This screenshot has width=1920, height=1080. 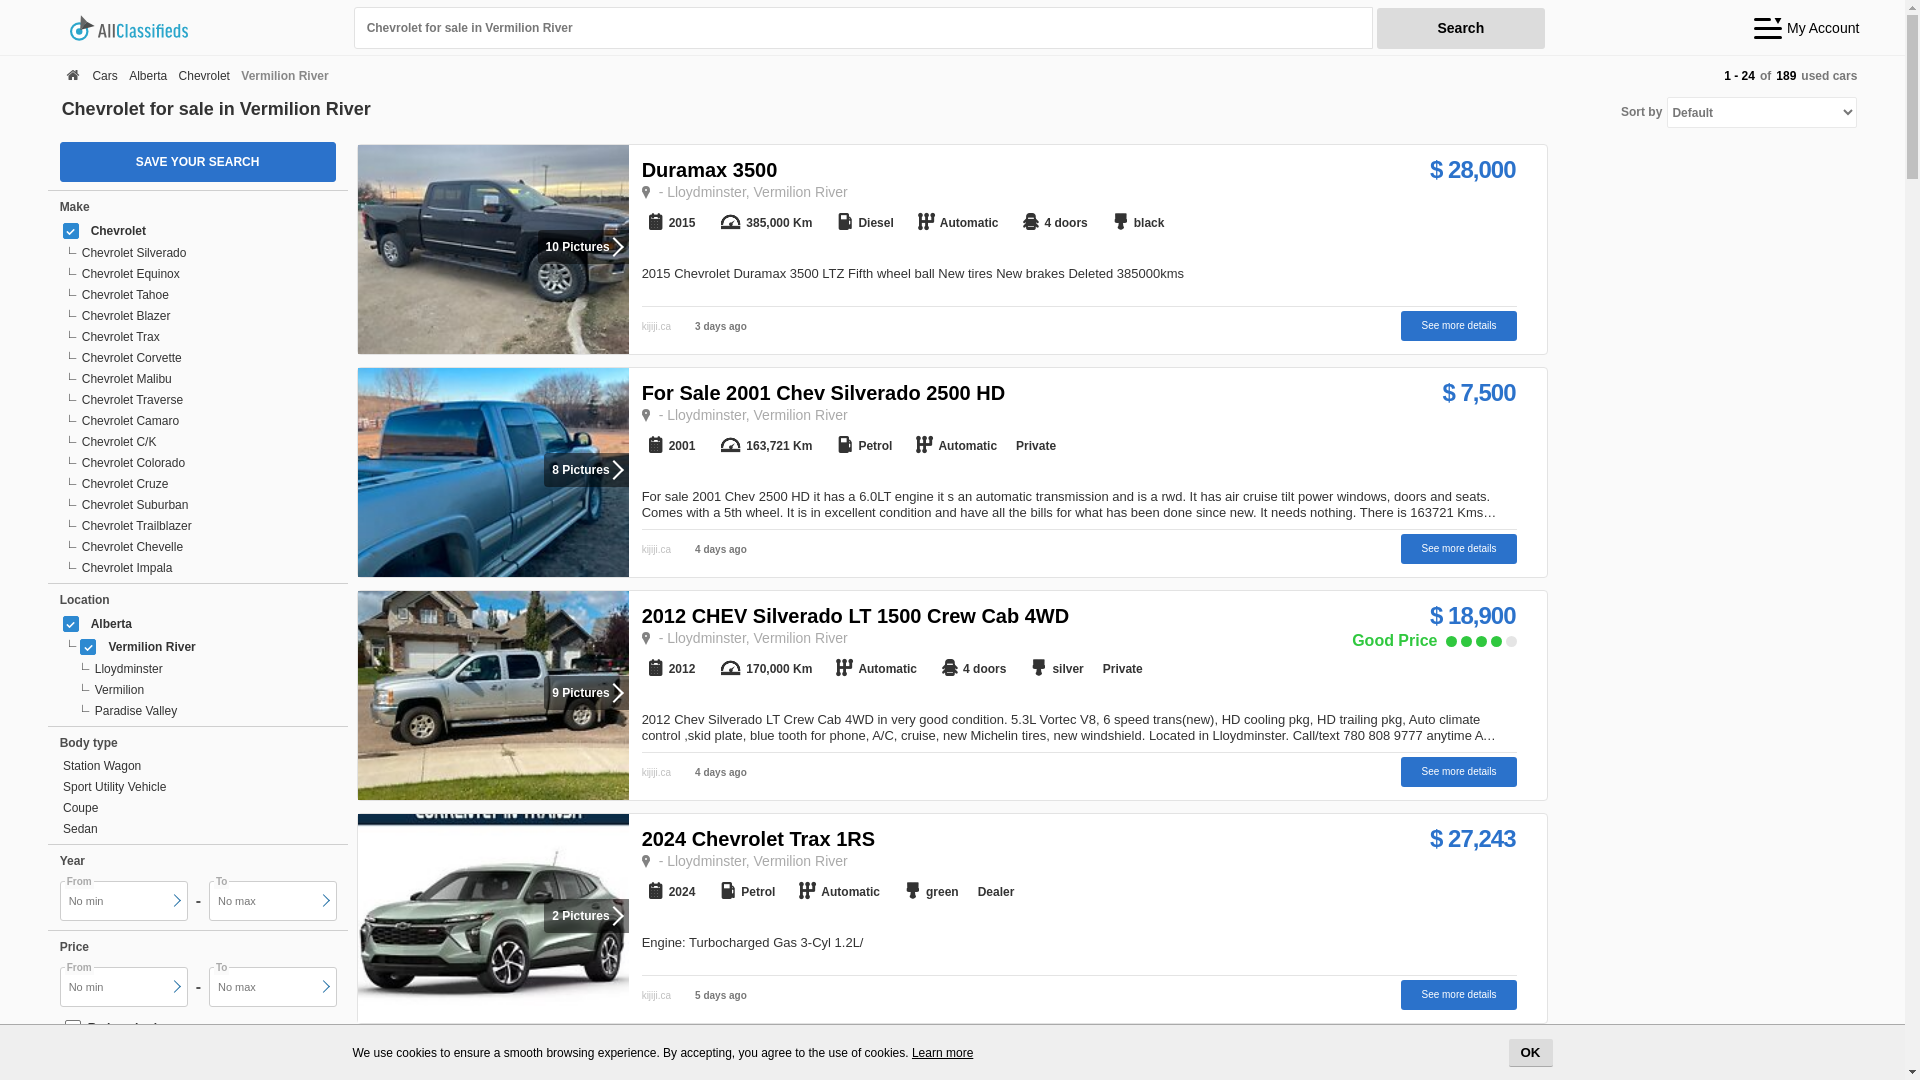 I want to click on 'Chevrolet', so click(x=204, y=75).